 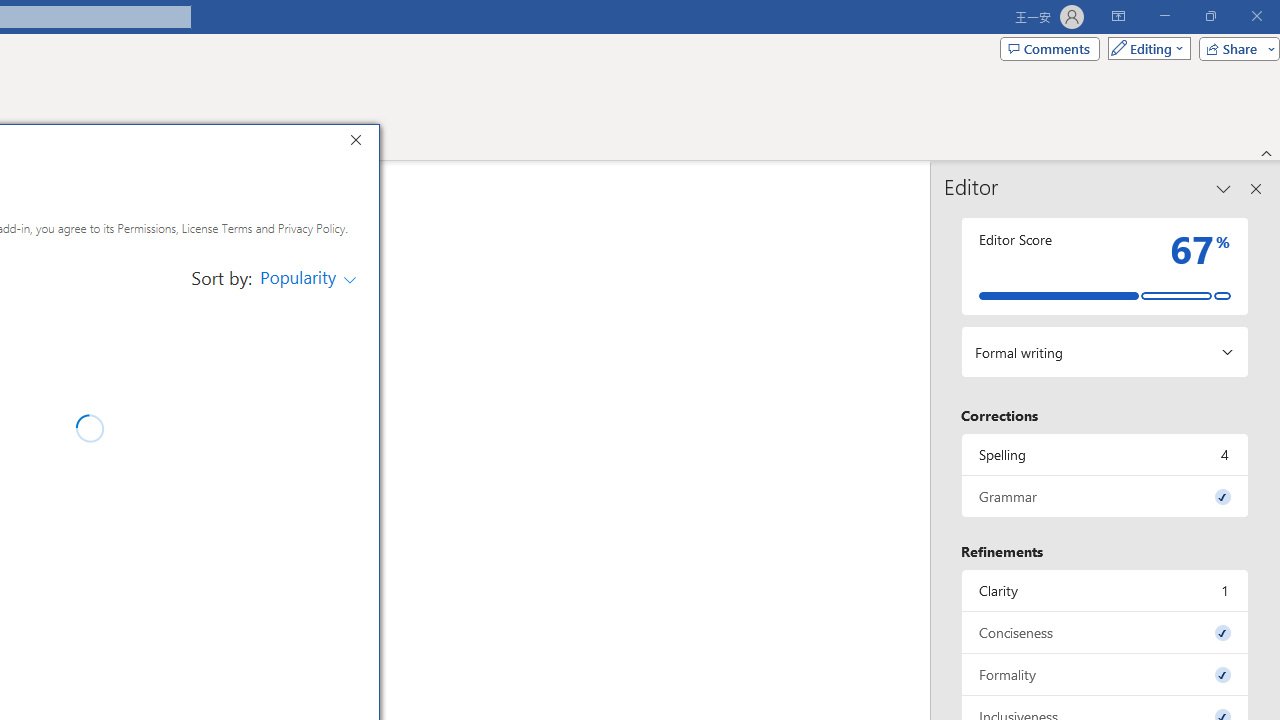 I want to click on 'Spelling, 4 issues. Press space or enter to review items.', so click(x=1104, y=454).